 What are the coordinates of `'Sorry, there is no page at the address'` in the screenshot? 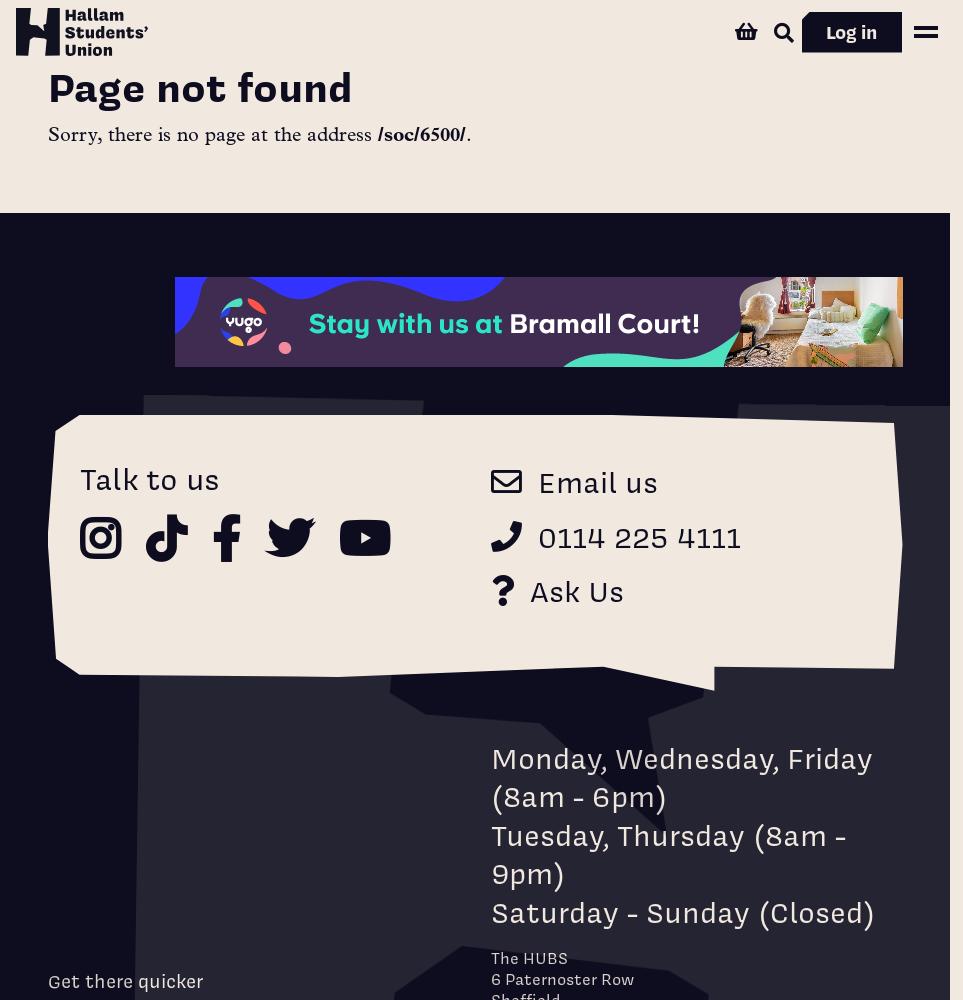 It's located at (210, 136).